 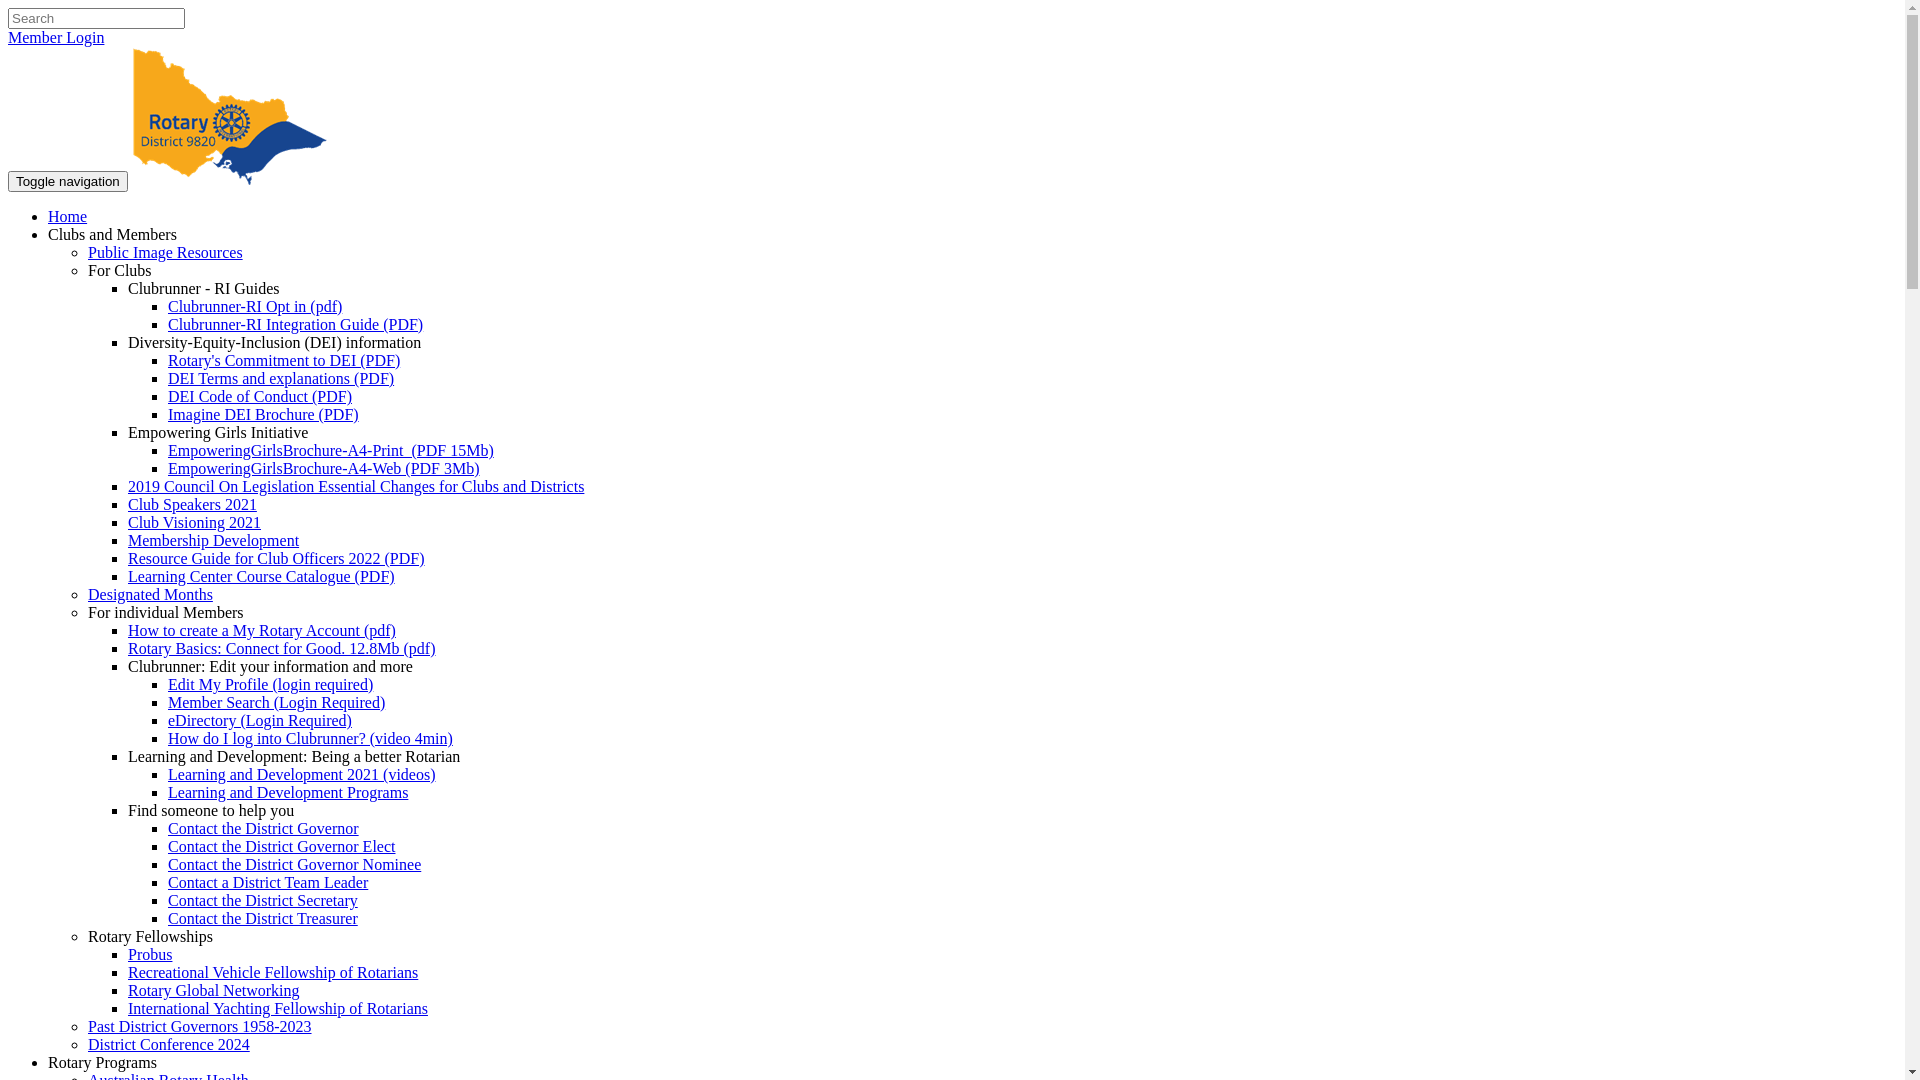 What do you see at coordinates (324, 468) in the screenshot?
I see `'EmpoweringGirlsBrochure-A4-Web (PDF 3Mb)'` at bounding box center [324, 468].